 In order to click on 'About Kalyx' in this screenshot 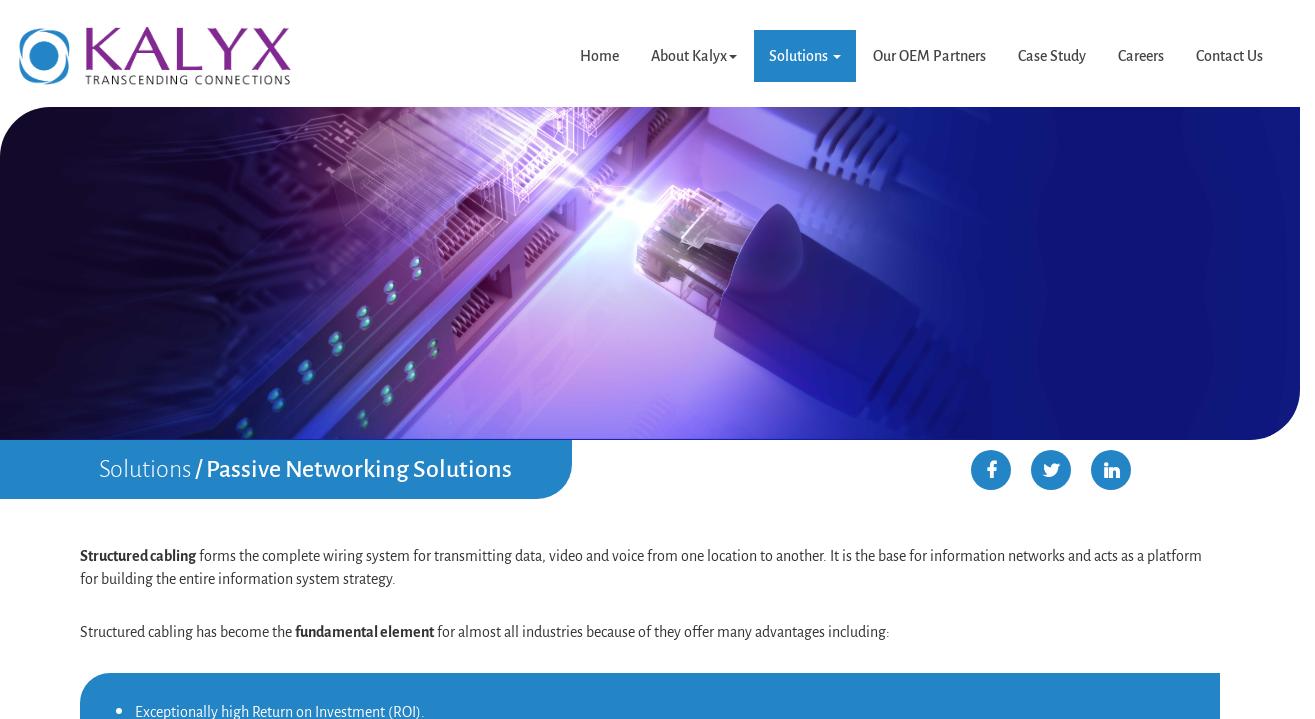, I will do `click(688, 55)`.